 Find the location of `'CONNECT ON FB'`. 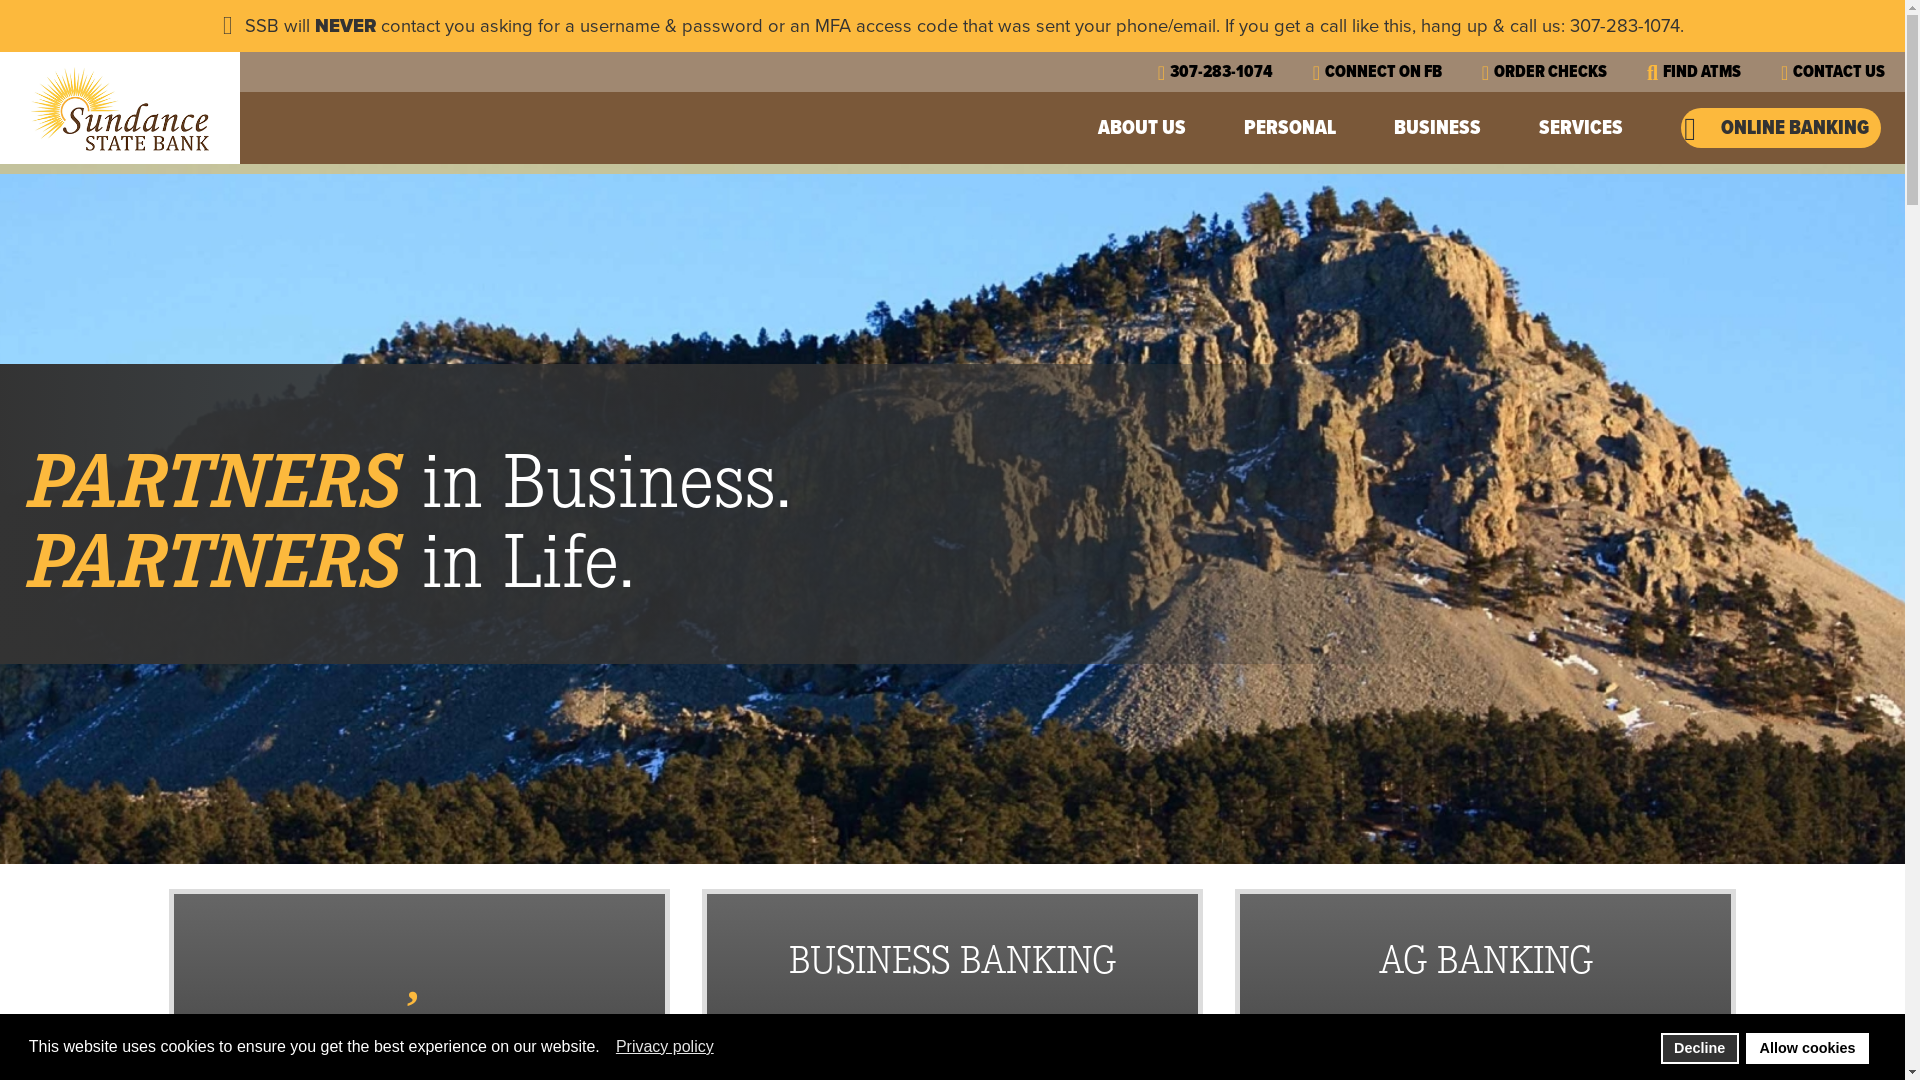

'CONNECT ON FB' is located at coordinates (1313, 70).